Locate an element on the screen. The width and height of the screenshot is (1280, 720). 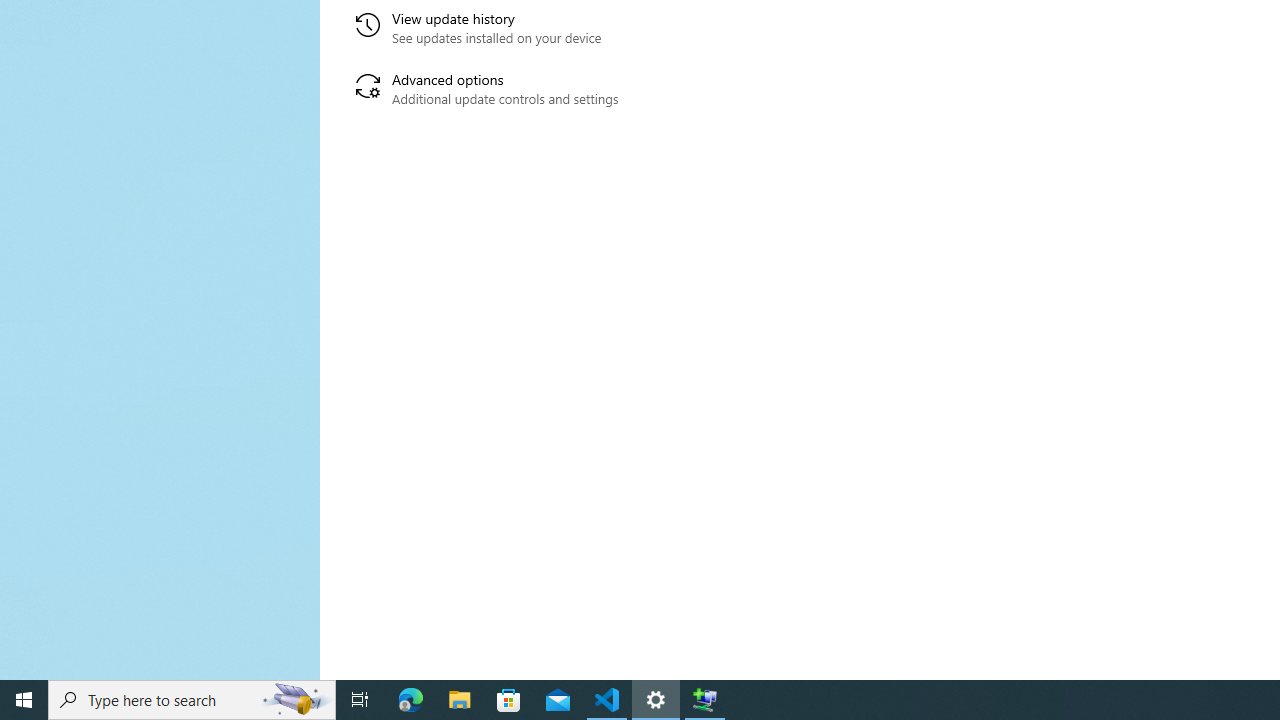
'Settings - 1 running window' is located at coordinates (656, 698).